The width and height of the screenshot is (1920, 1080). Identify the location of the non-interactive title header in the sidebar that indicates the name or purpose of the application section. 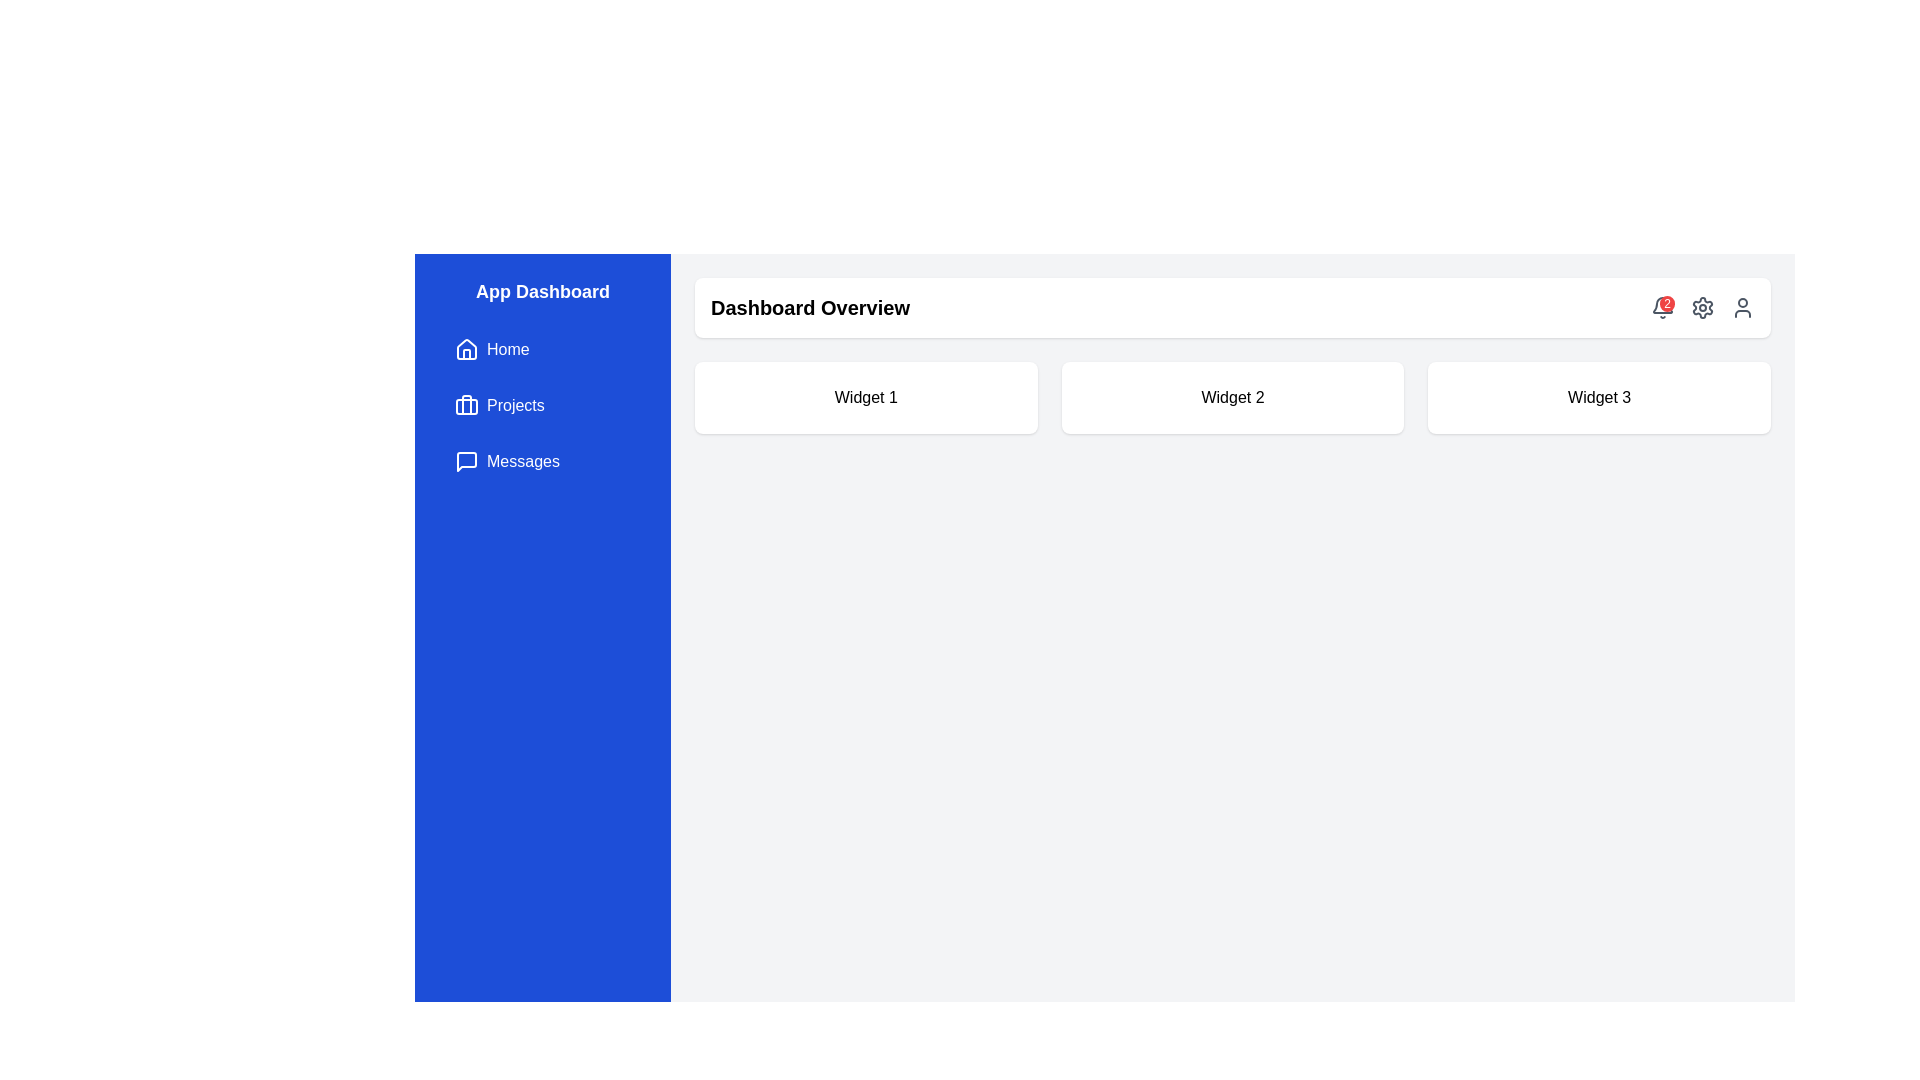
(542, 292).